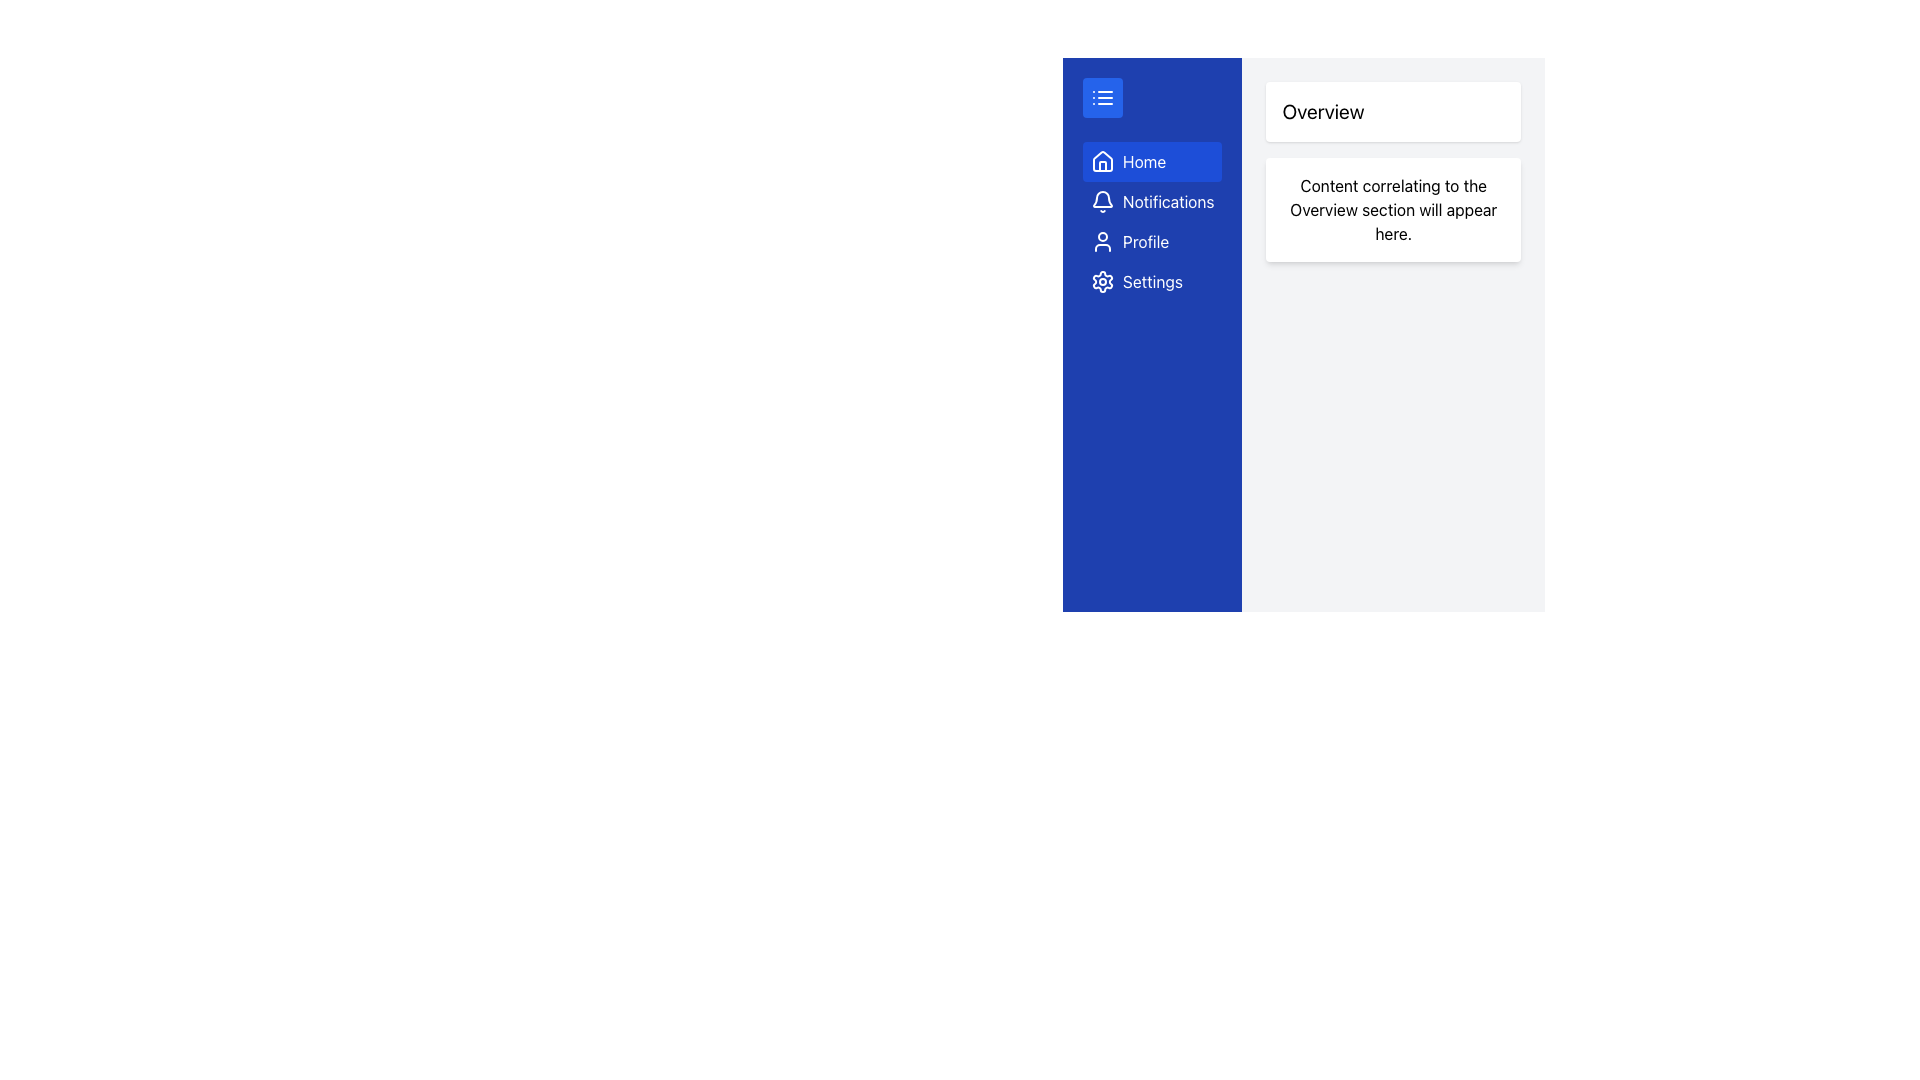  Describe the element at coordinates (1102, 97) in the screenshot. I see `the icon located at the top-left corner of the navigation bar with a blue background` at that location.